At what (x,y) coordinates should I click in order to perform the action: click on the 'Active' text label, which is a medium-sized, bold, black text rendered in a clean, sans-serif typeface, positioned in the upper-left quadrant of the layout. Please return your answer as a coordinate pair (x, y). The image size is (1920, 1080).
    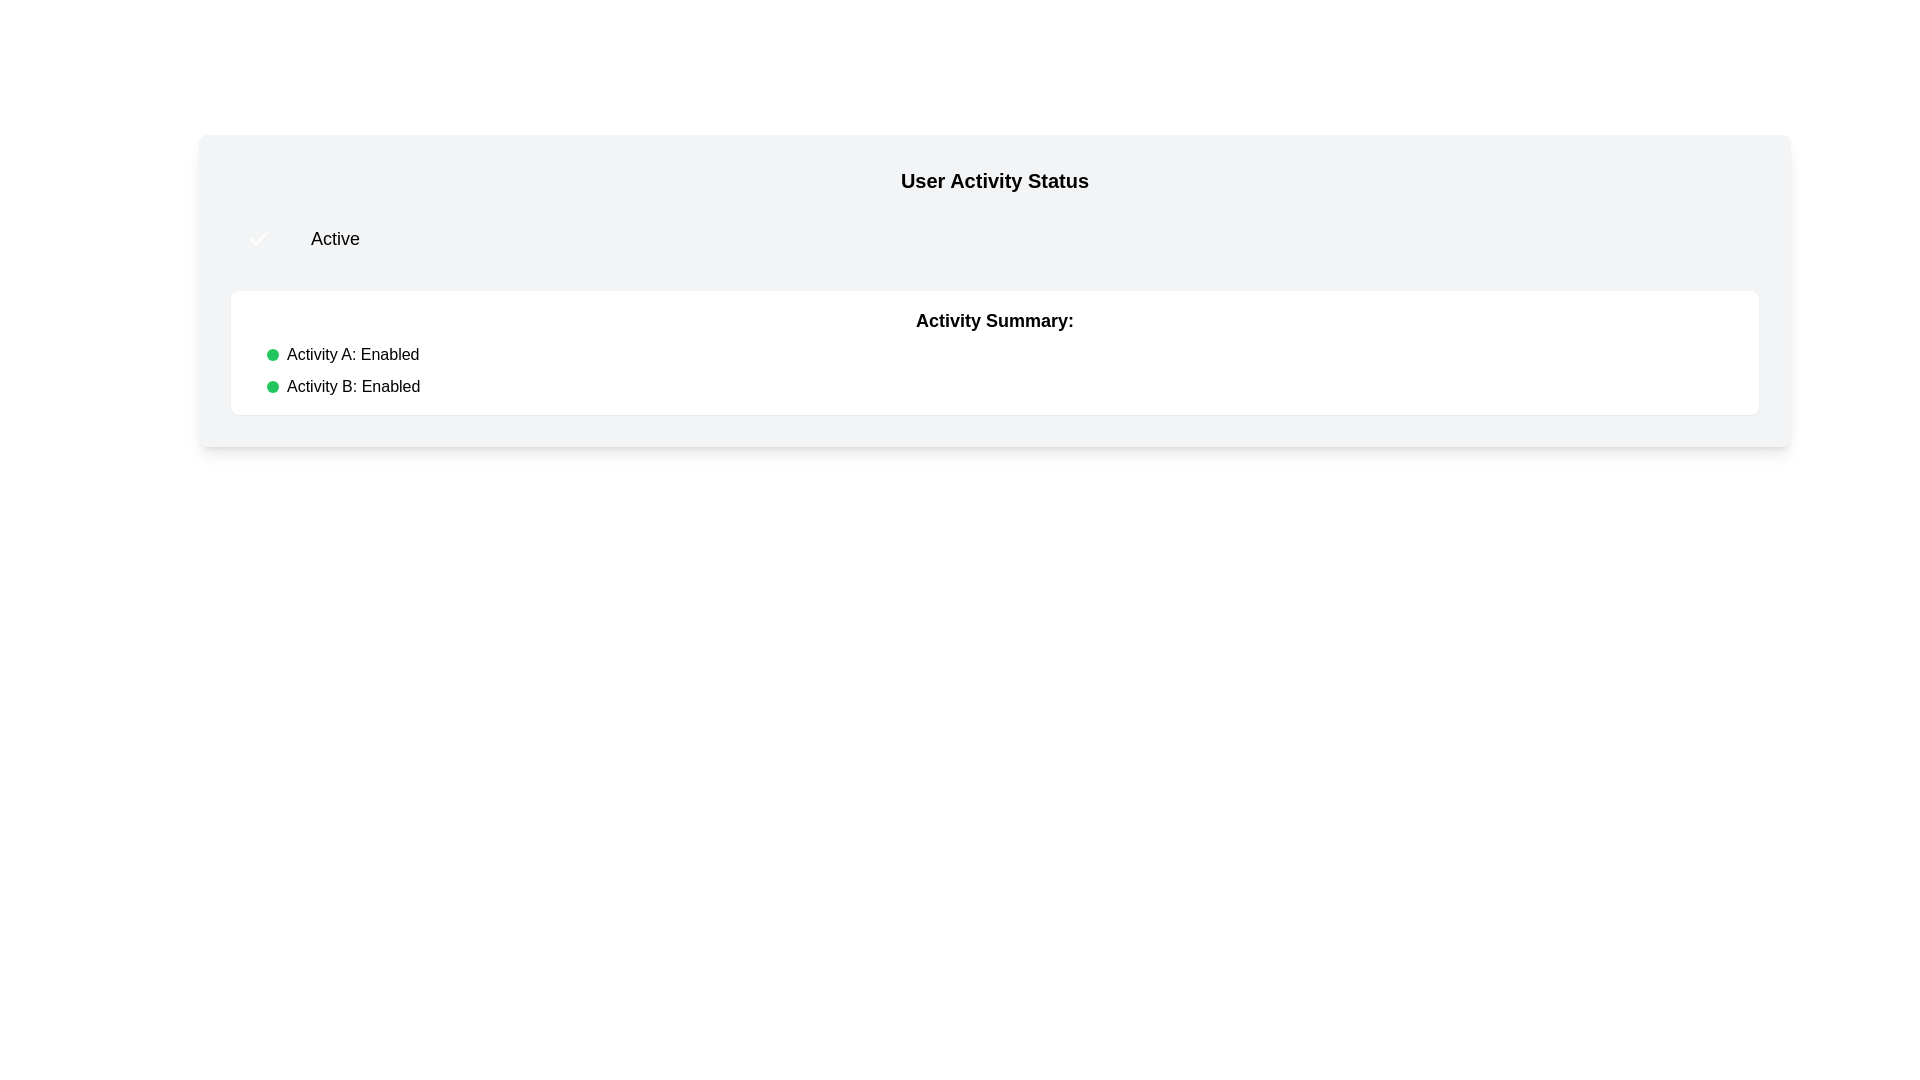
    Looking at the image, I should click on (335, 238).